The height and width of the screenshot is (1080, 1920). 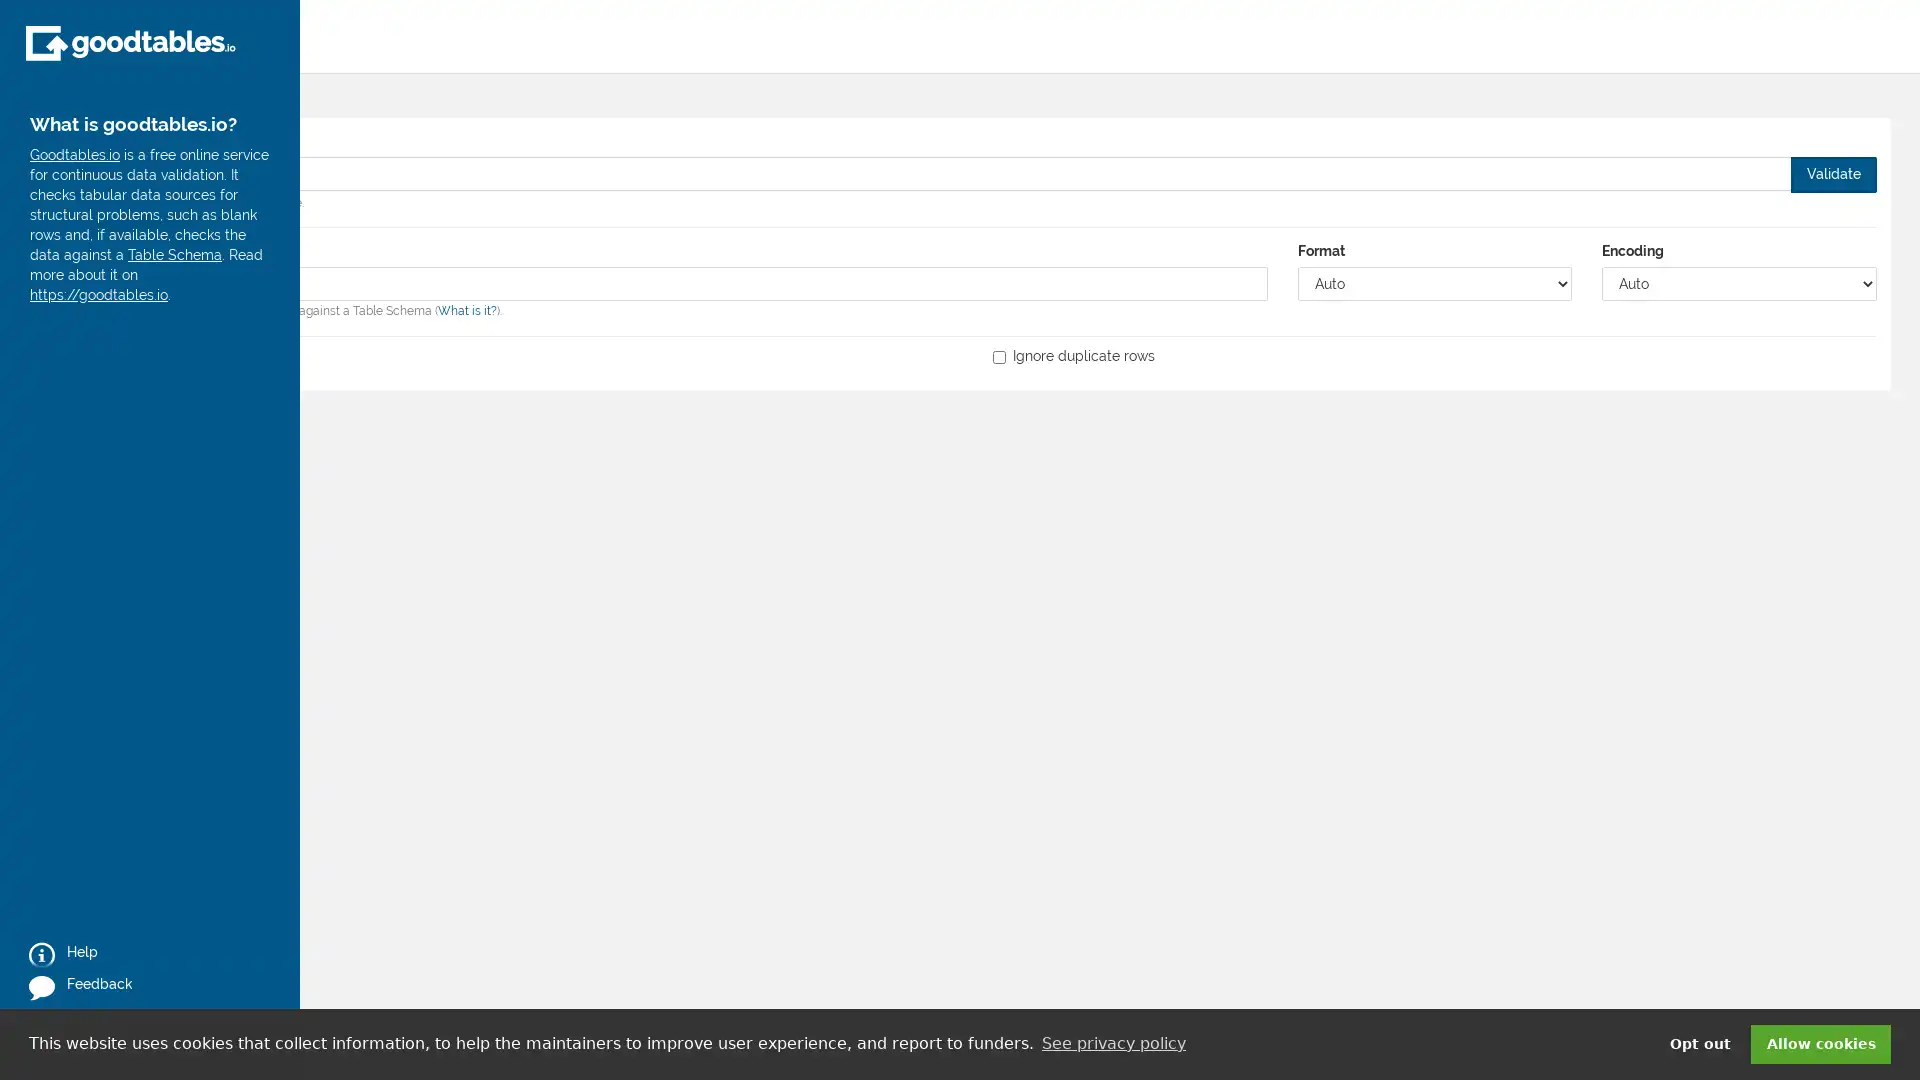 What do you see at coordinates (1698, 1043) in the screenshot?
I see `deny cookies` at bounding box center [1698, 1043].